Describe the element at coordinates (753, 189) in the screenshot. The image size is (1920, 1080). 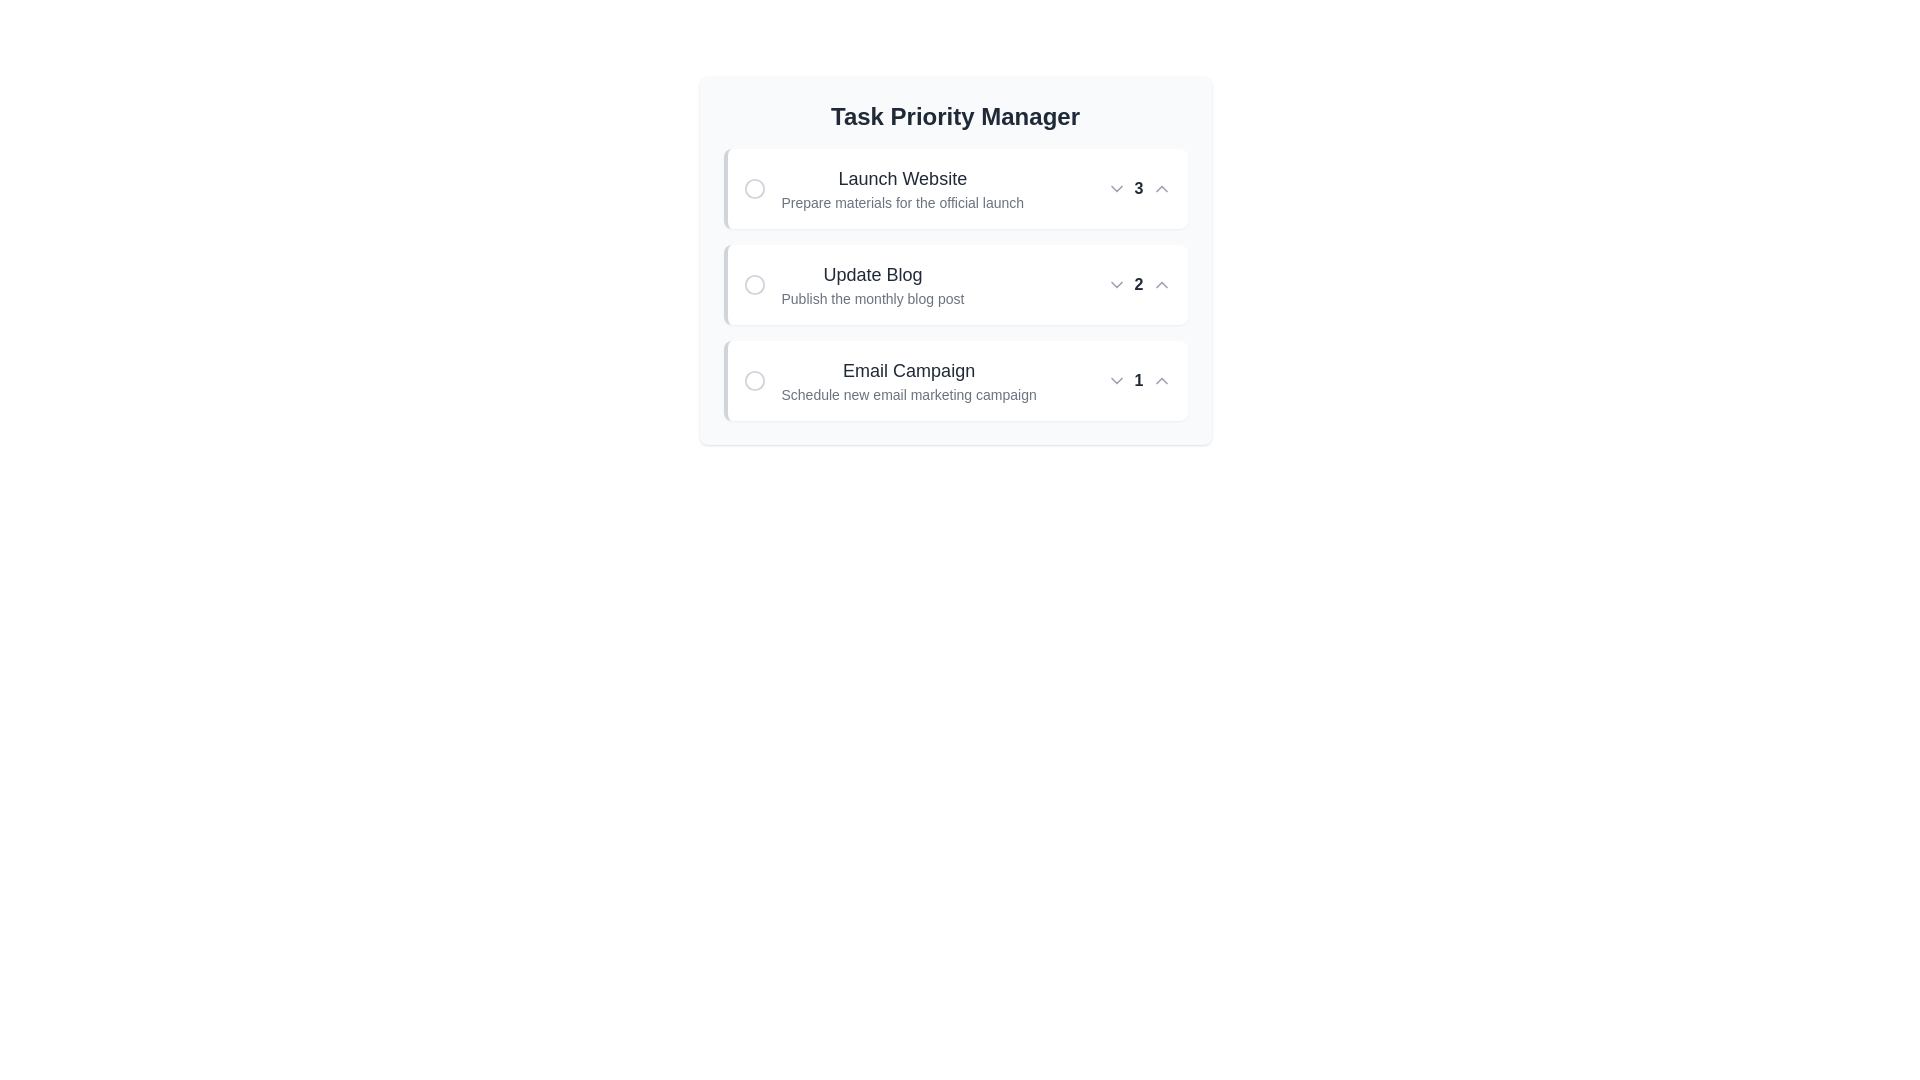
I see `the graphical circle icon representing the status of the 'Launch Website' task in the top-left corner of the task item` at that location.